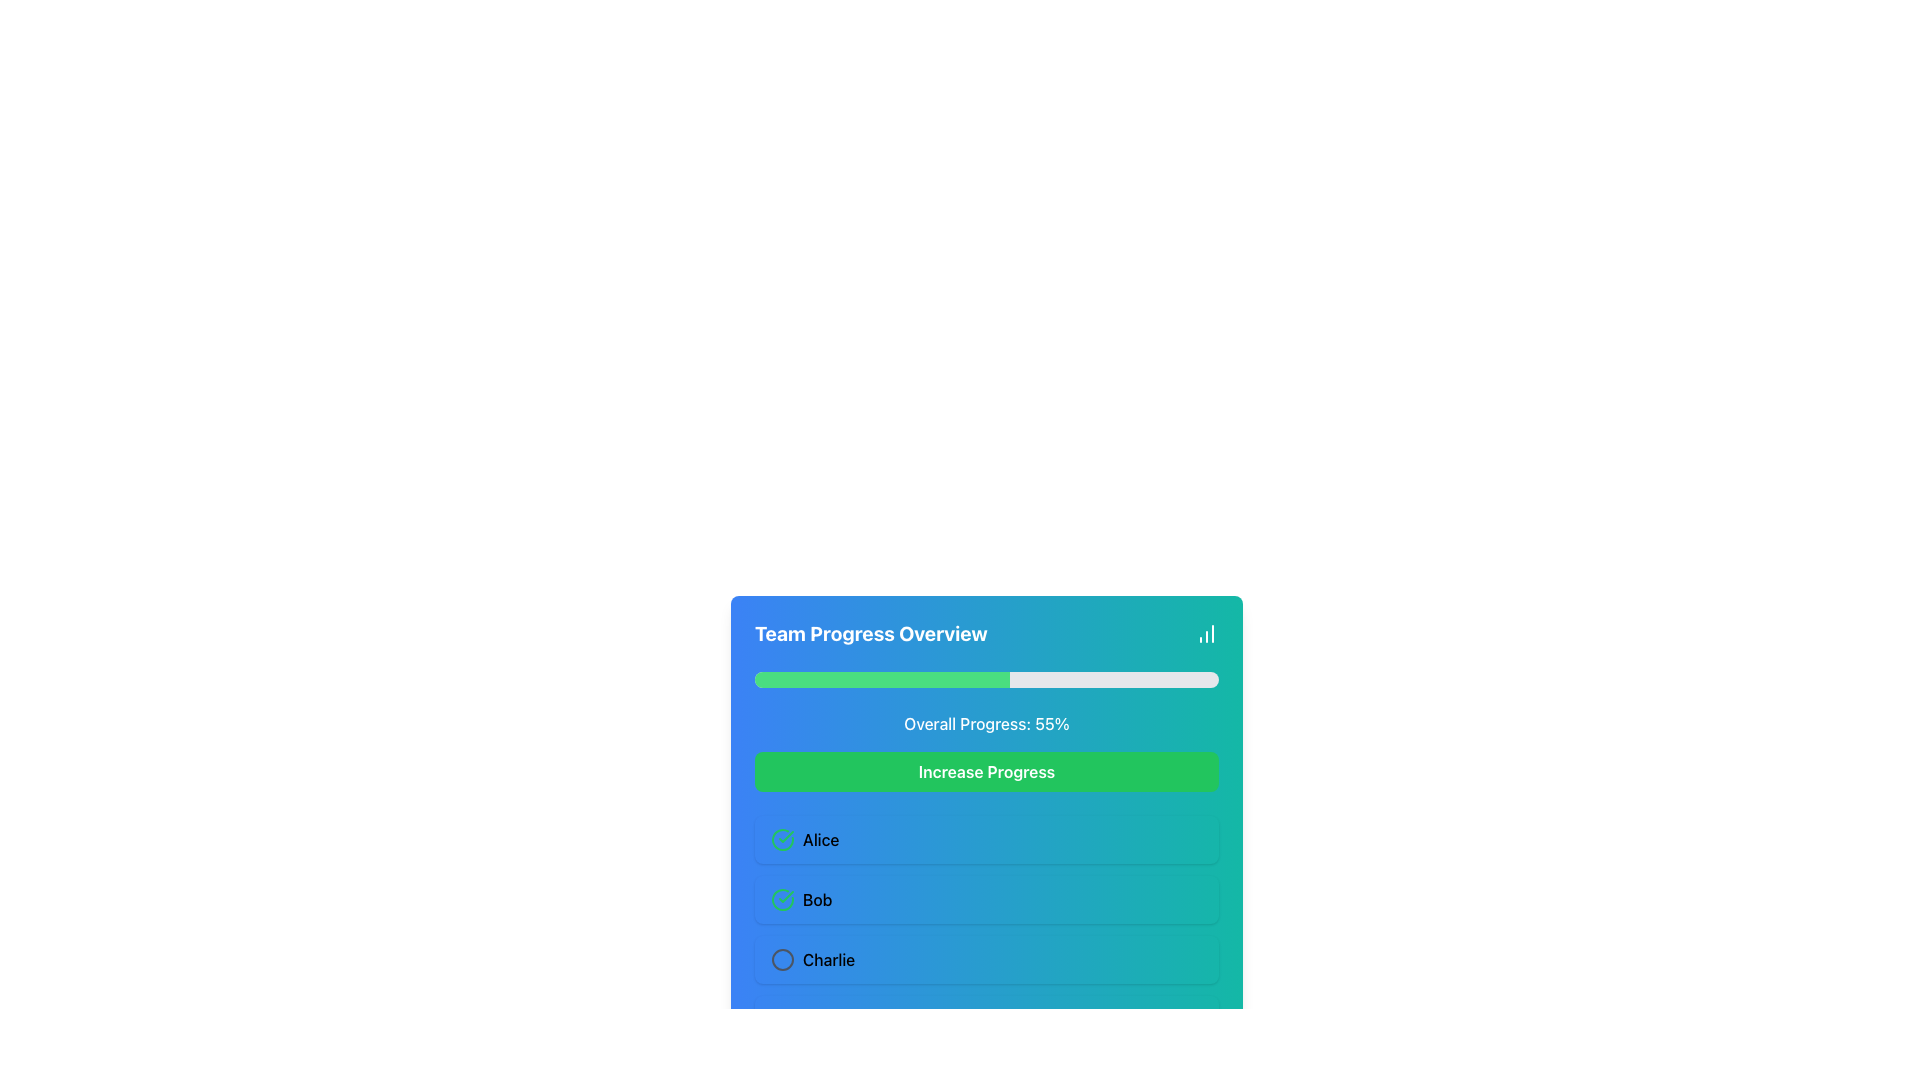 The image size is (1920, 1080). Describe the element at coordinates (881, 678) in the screenshot. I see `the Progress Indicator located in the 'Team Progress Overview' panel, which visually represents the completed tasks with a green section indicating 55% fulfillment` at that location.